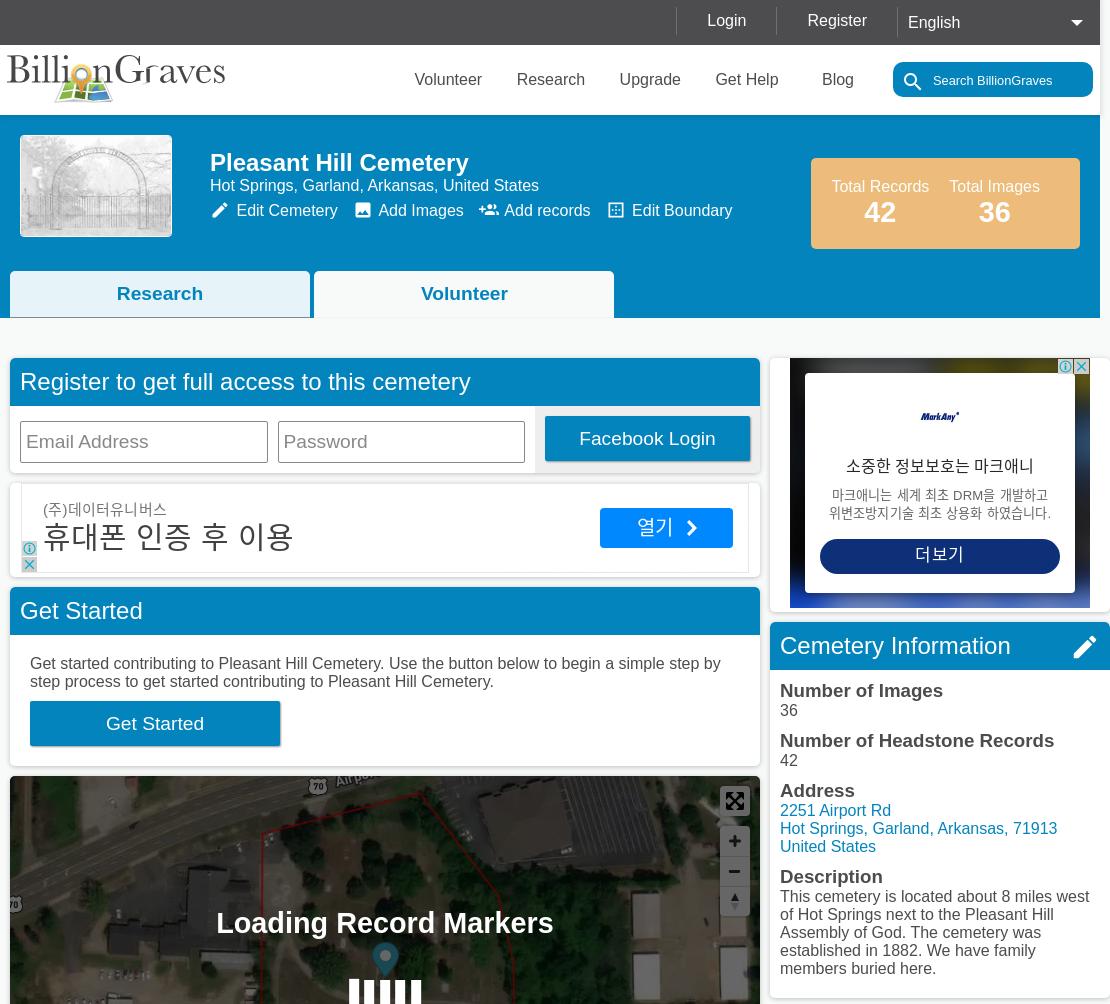 The image size is (1110, 1004). I want to click on 'Sign up the easy way', so click(627, 506).